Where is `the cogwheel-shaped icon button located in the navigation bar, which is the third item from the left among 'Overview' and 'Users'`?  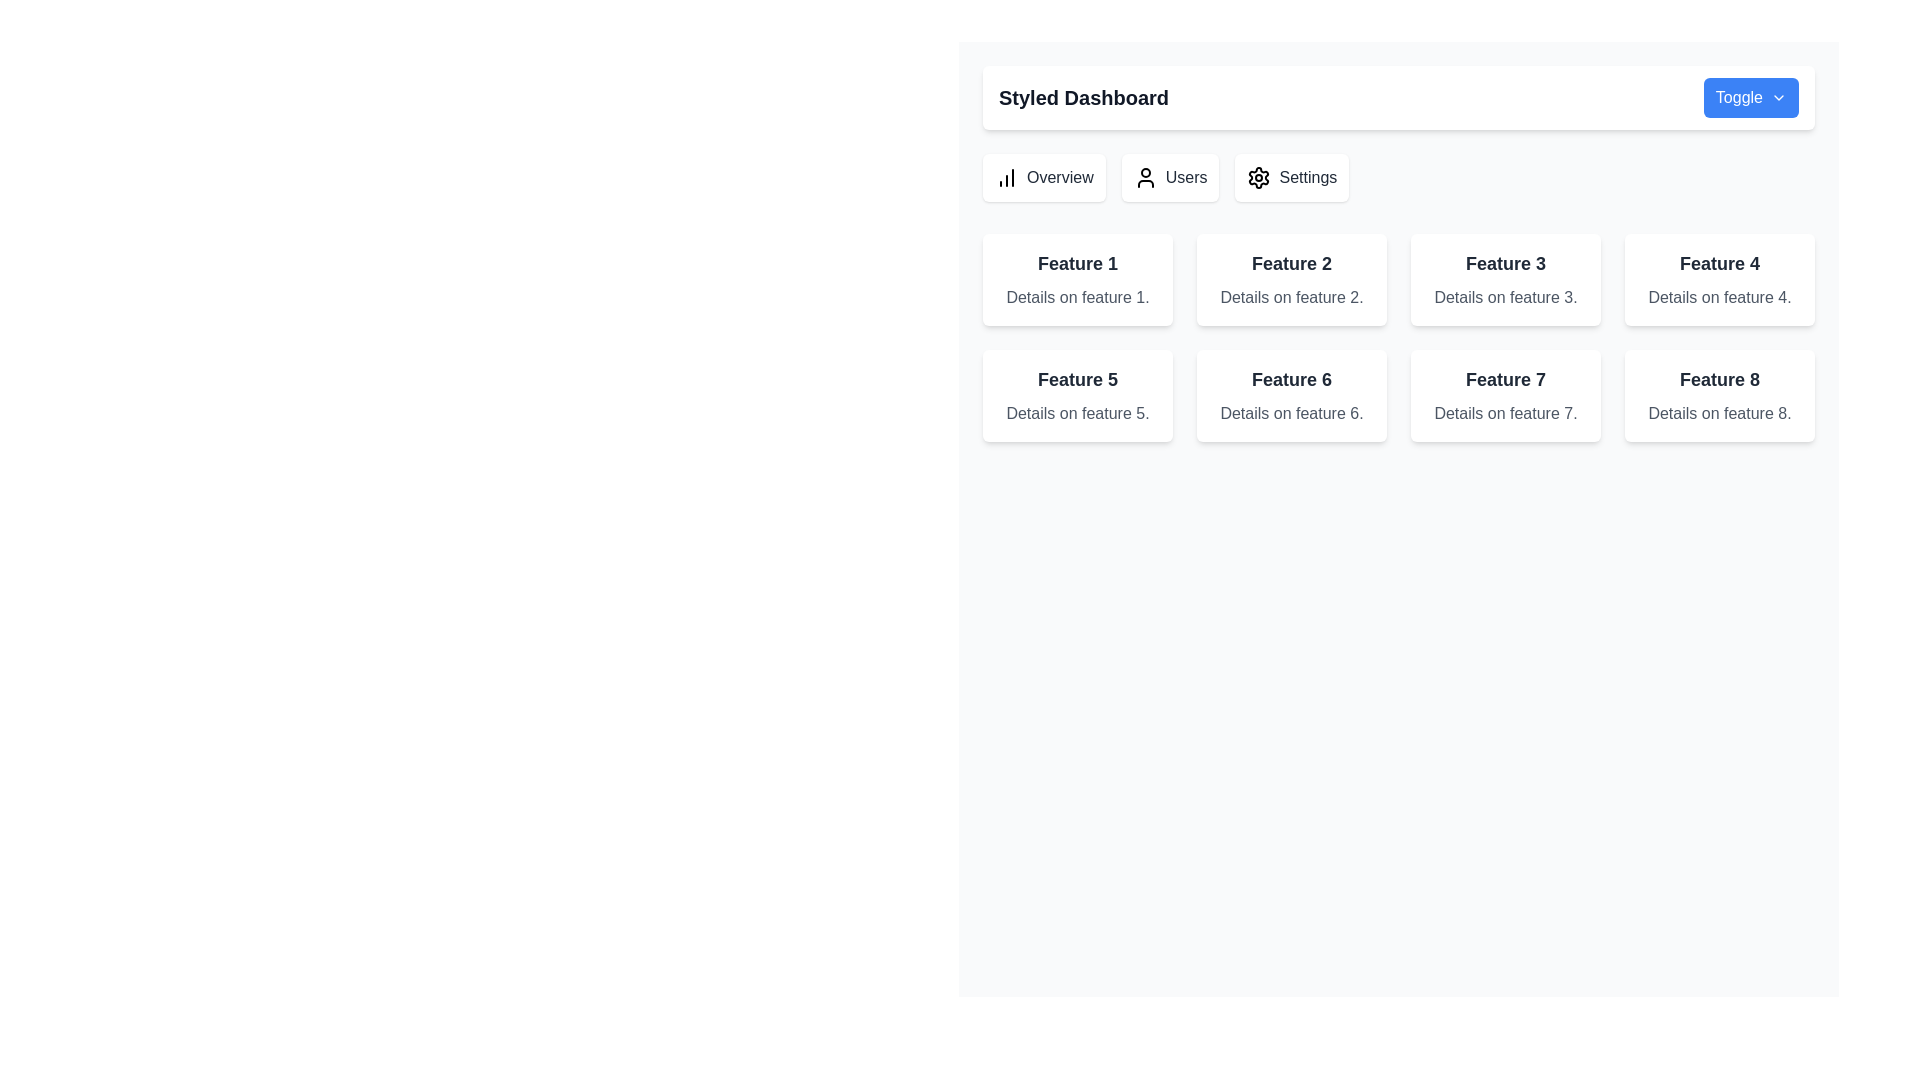 the cogwheel-shaped icon button located in the navigation bar, which is the third item from the left among 'Overview' and 'Users' is located at coordinates (1258, 176).